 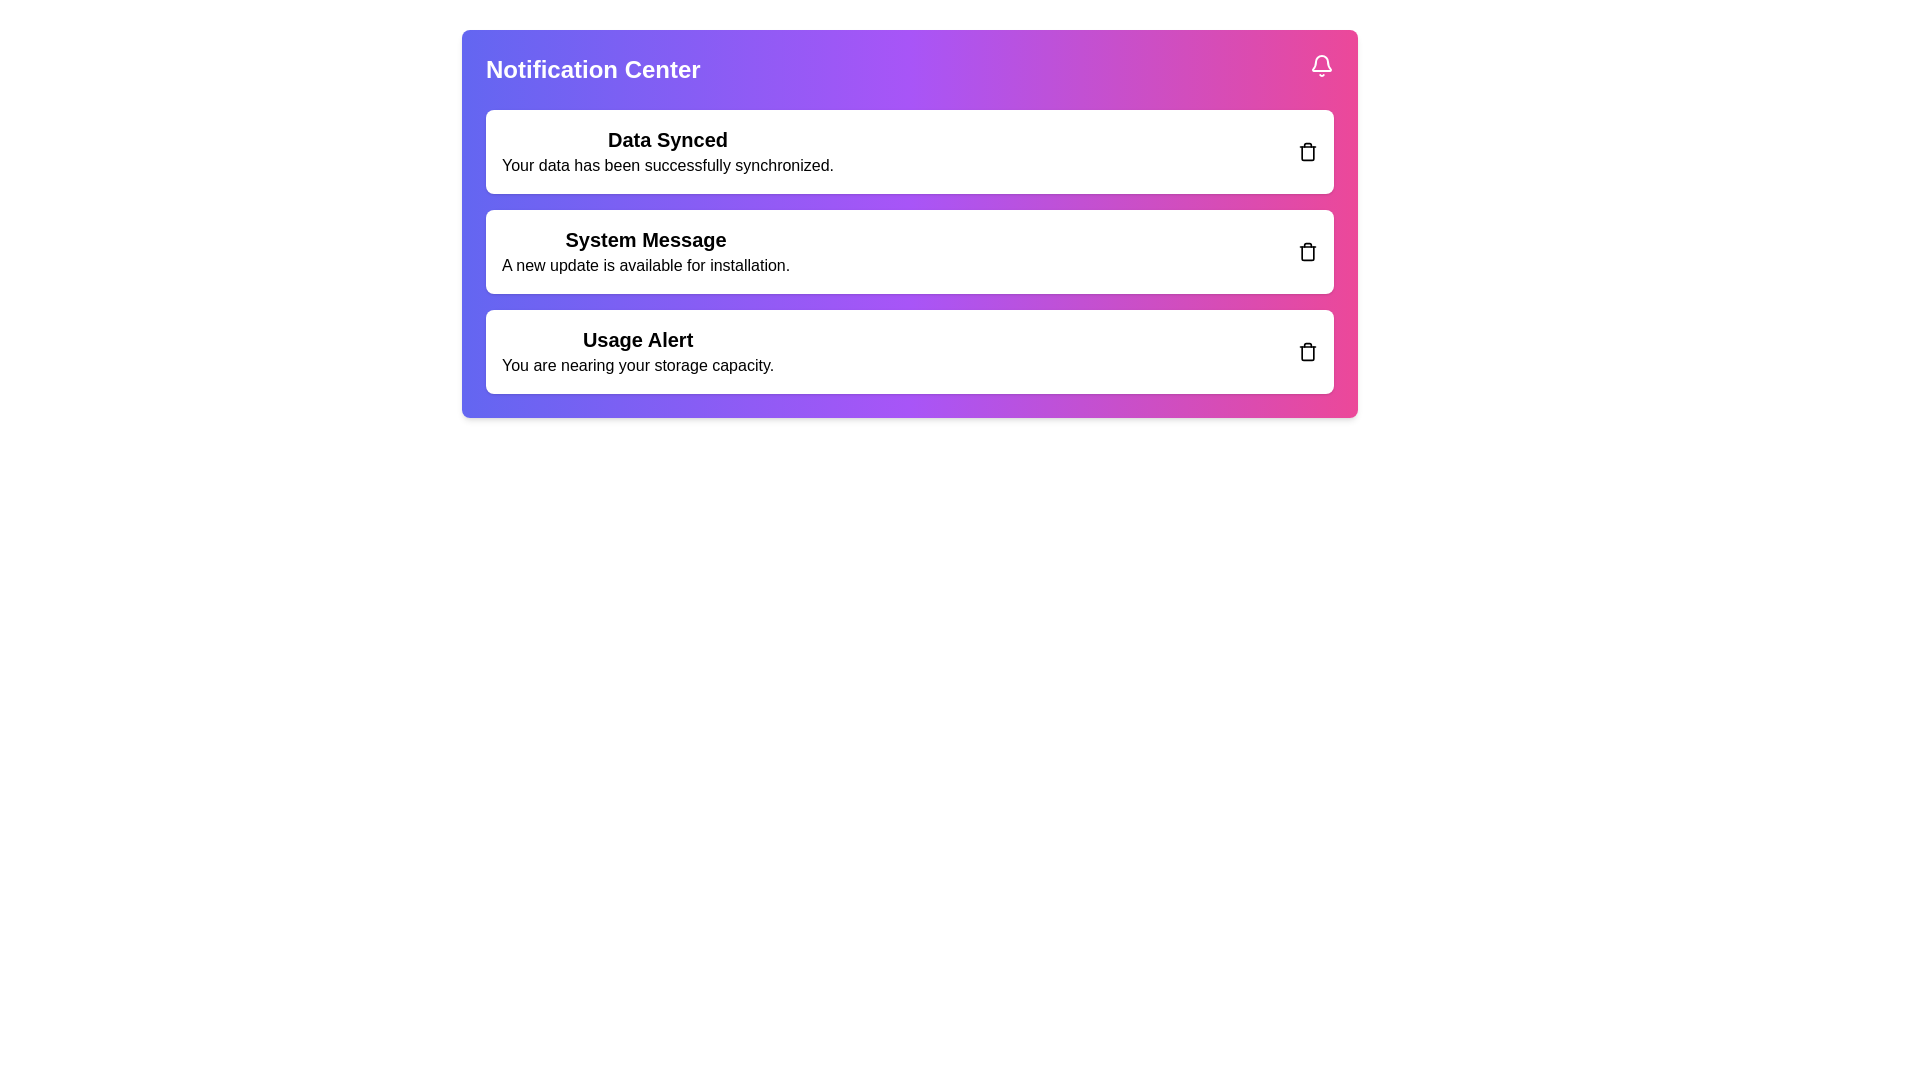 I want to click on the trash icon located at the bottommost position of a three-item vertical list, adjacent to the text 'Usage Alert, You are nearing your storage capacity', so click(x=1308, y=350).